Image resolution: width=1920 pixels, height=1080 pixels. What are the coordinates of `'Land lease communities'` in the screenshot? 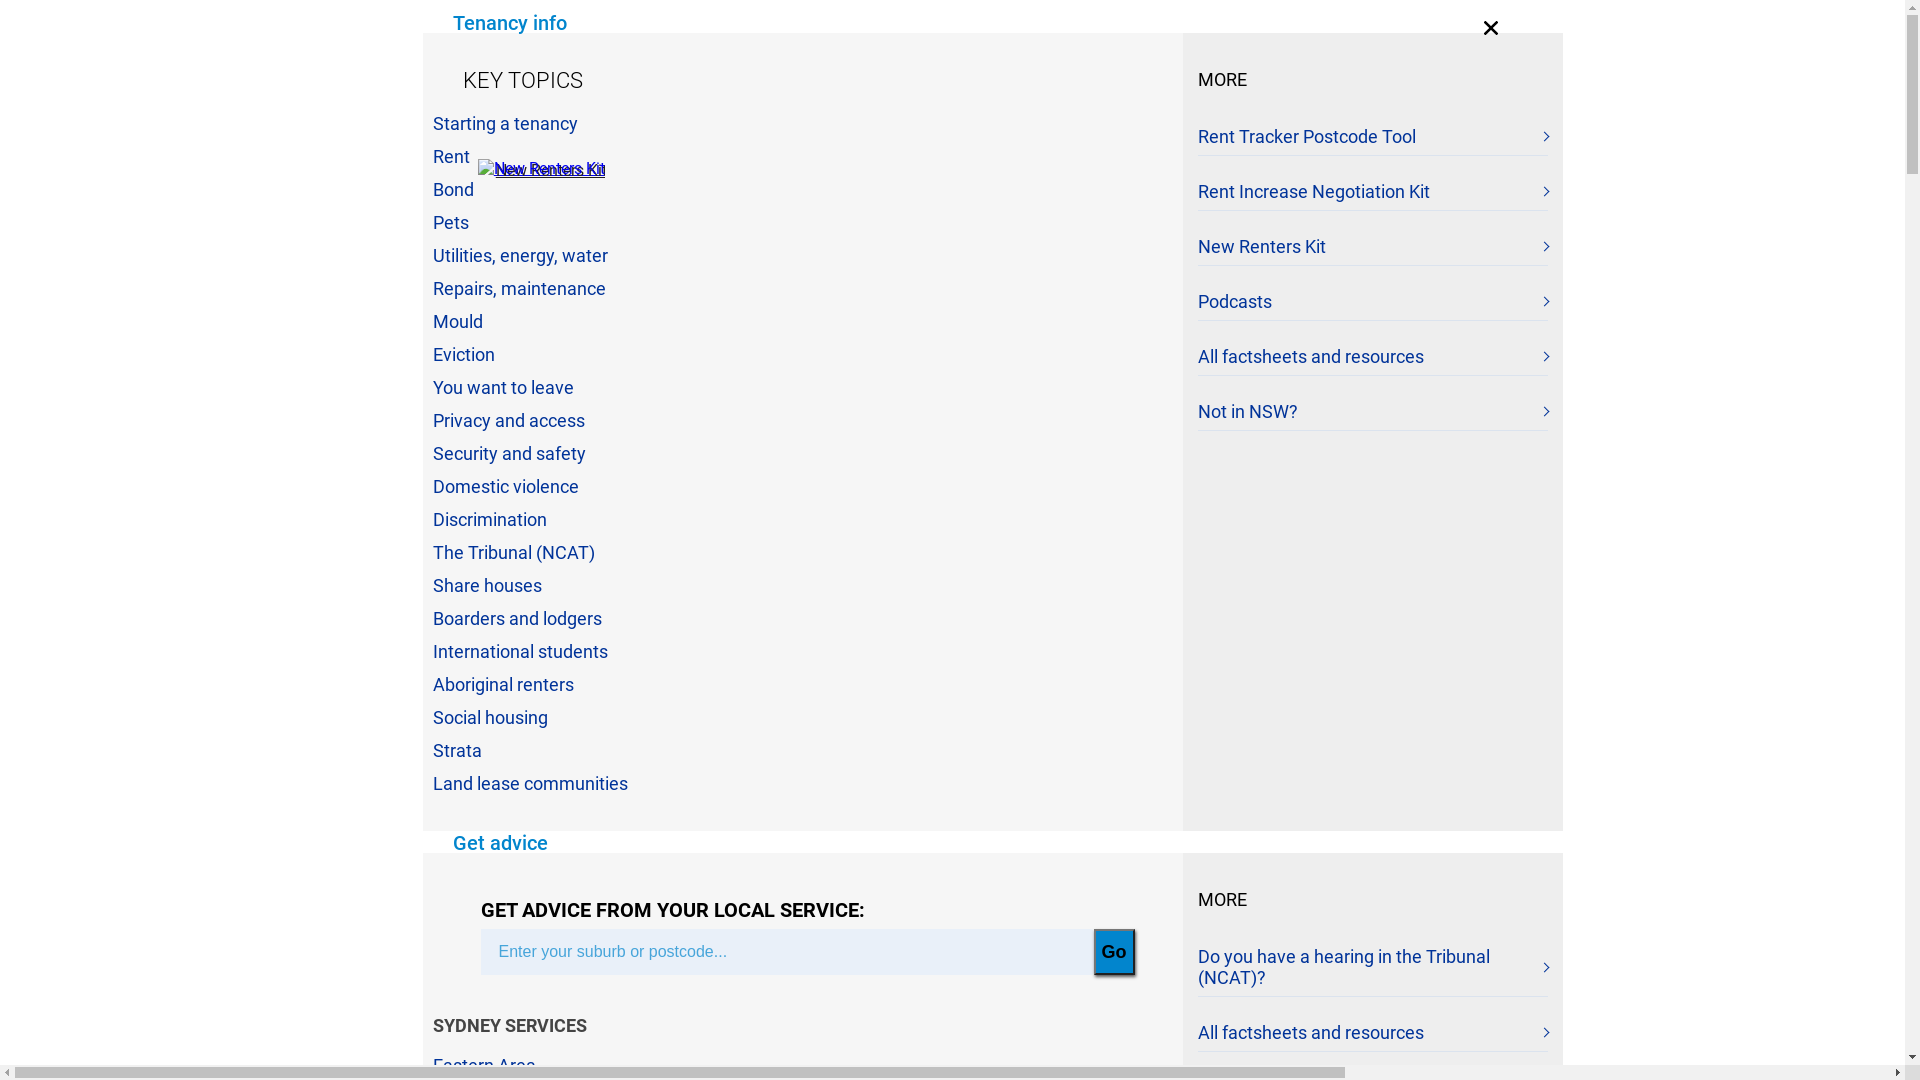 It's located at (529, 782).